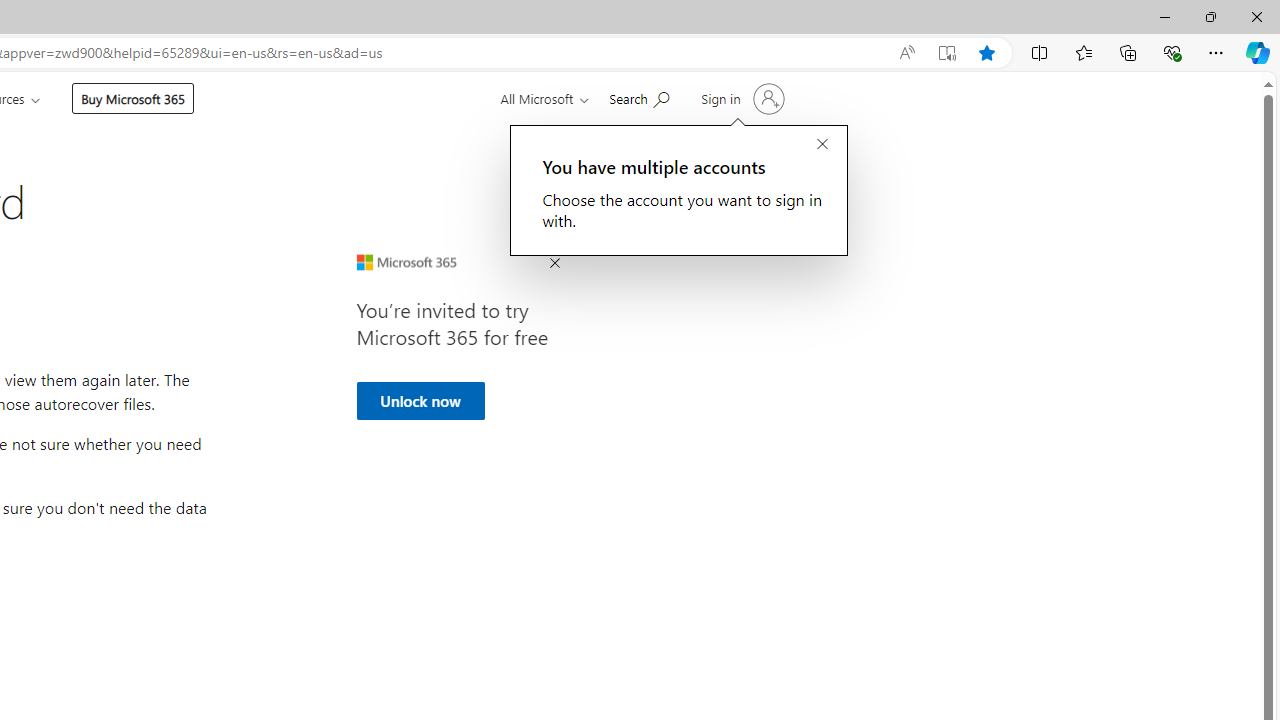 Image resolution: width=1280 pixels, height=720 pixels. What do you see at coordinates (554, 263) in the screenshot?
I see `'Close Ad'` at bounding box center [554, 263].